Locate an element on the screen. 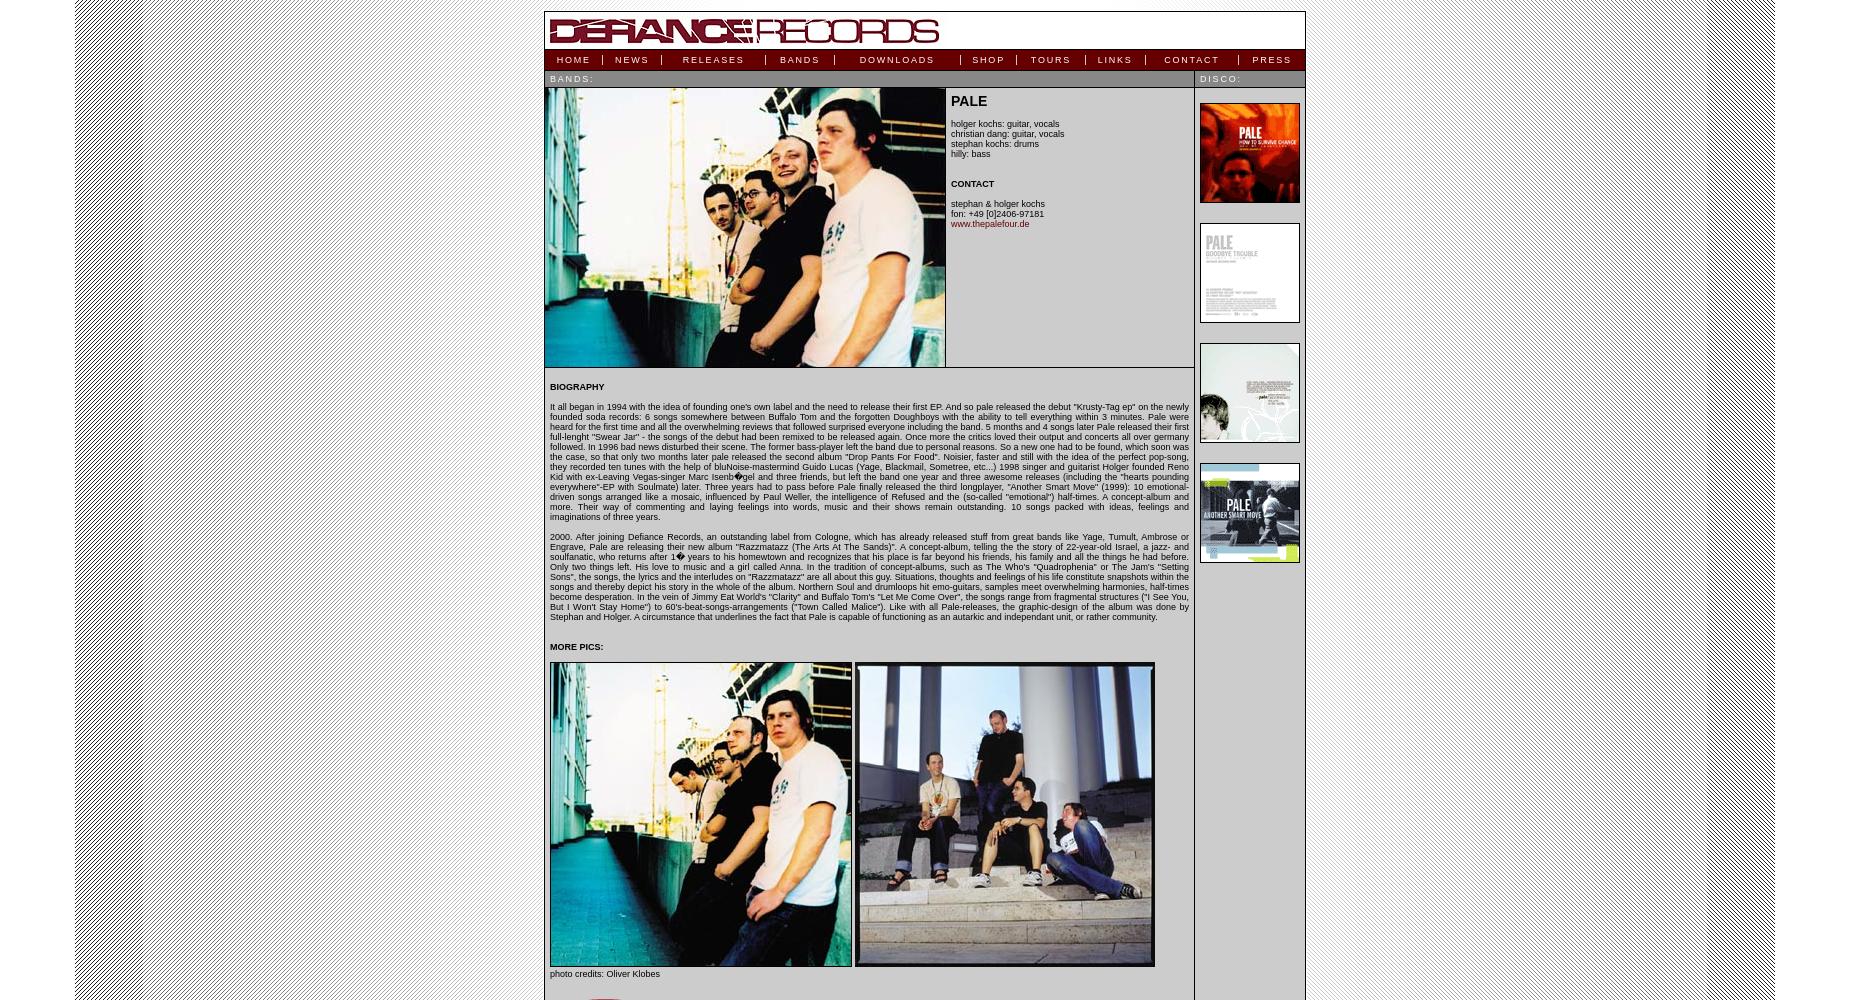 The width and height of the screenshot is (1850, 1000). 'stephan & holger kochs' is located at coordinates (997, 203).